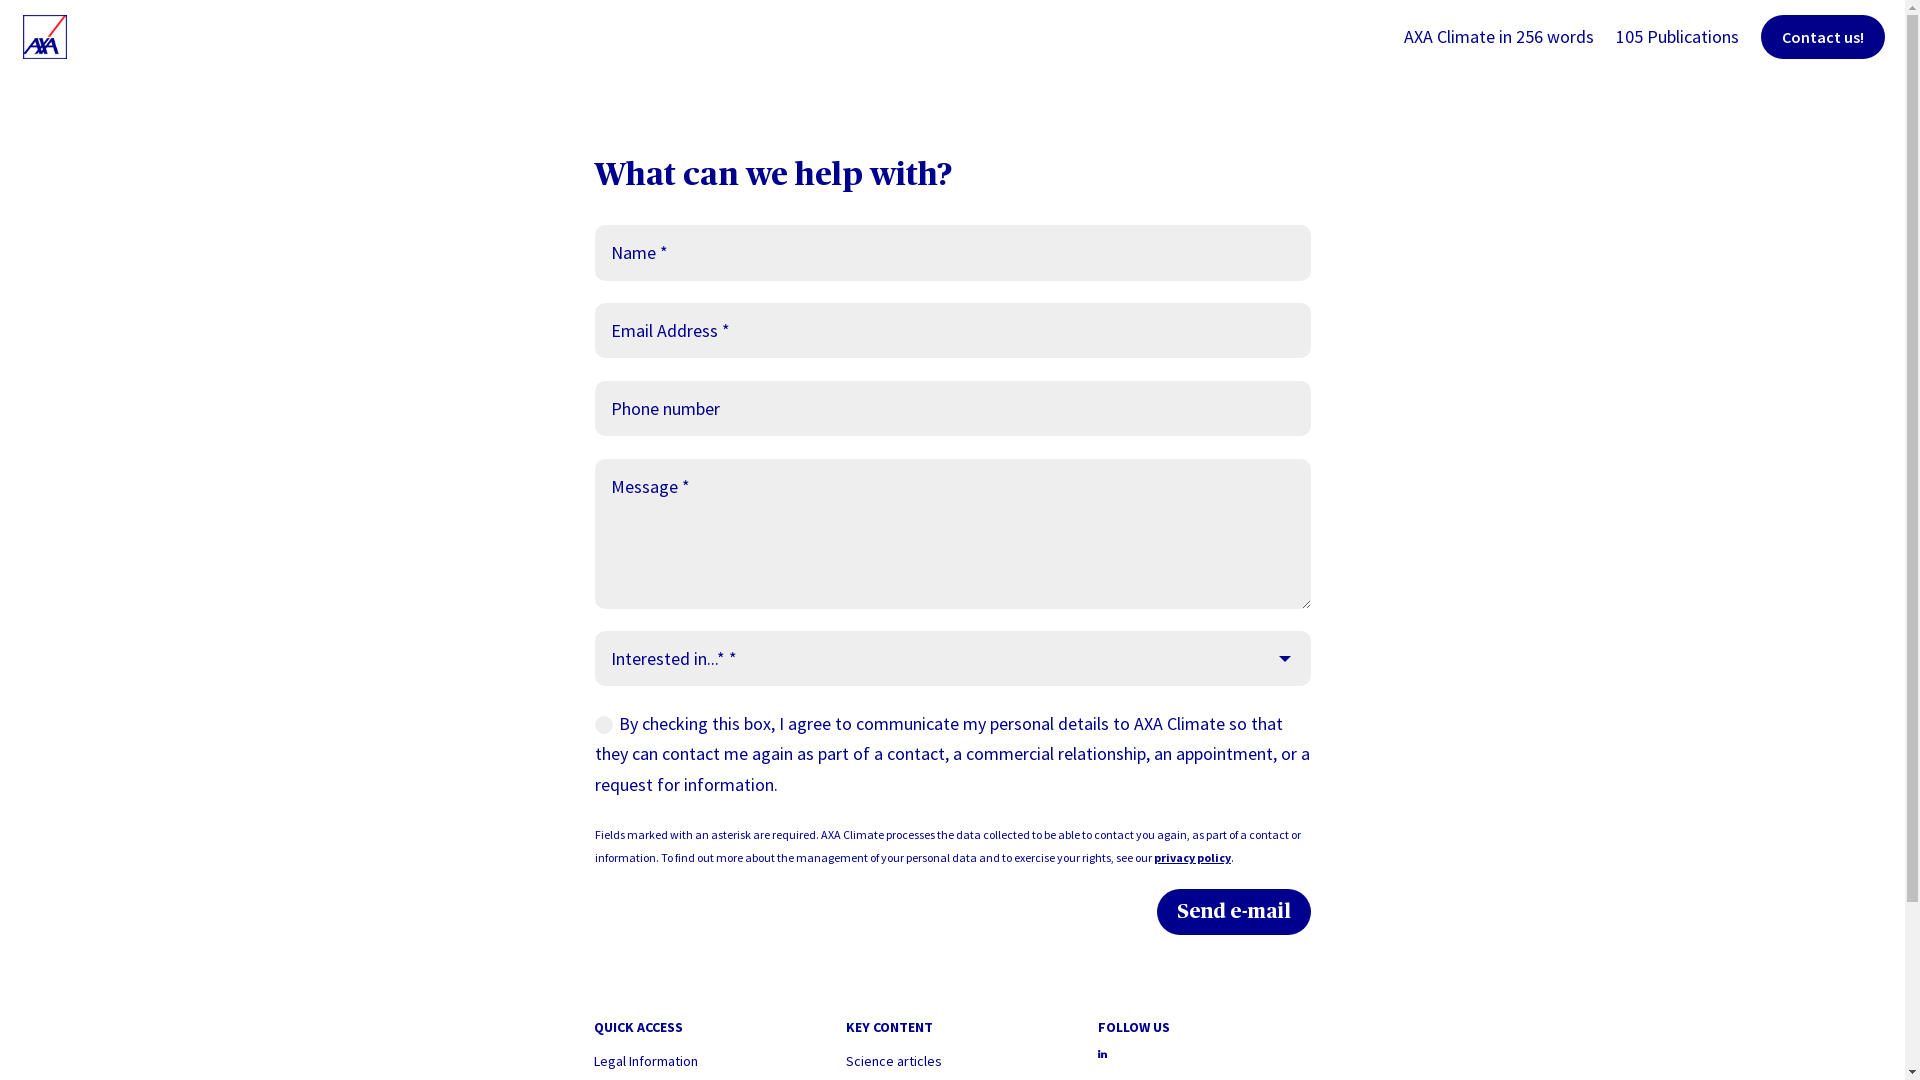 This screenshot has width=1920, height=1080. What do you see at coordinates (892, 1059) in the screenshot?
I see `'Science articles'` at bounding box center [892, 1059].